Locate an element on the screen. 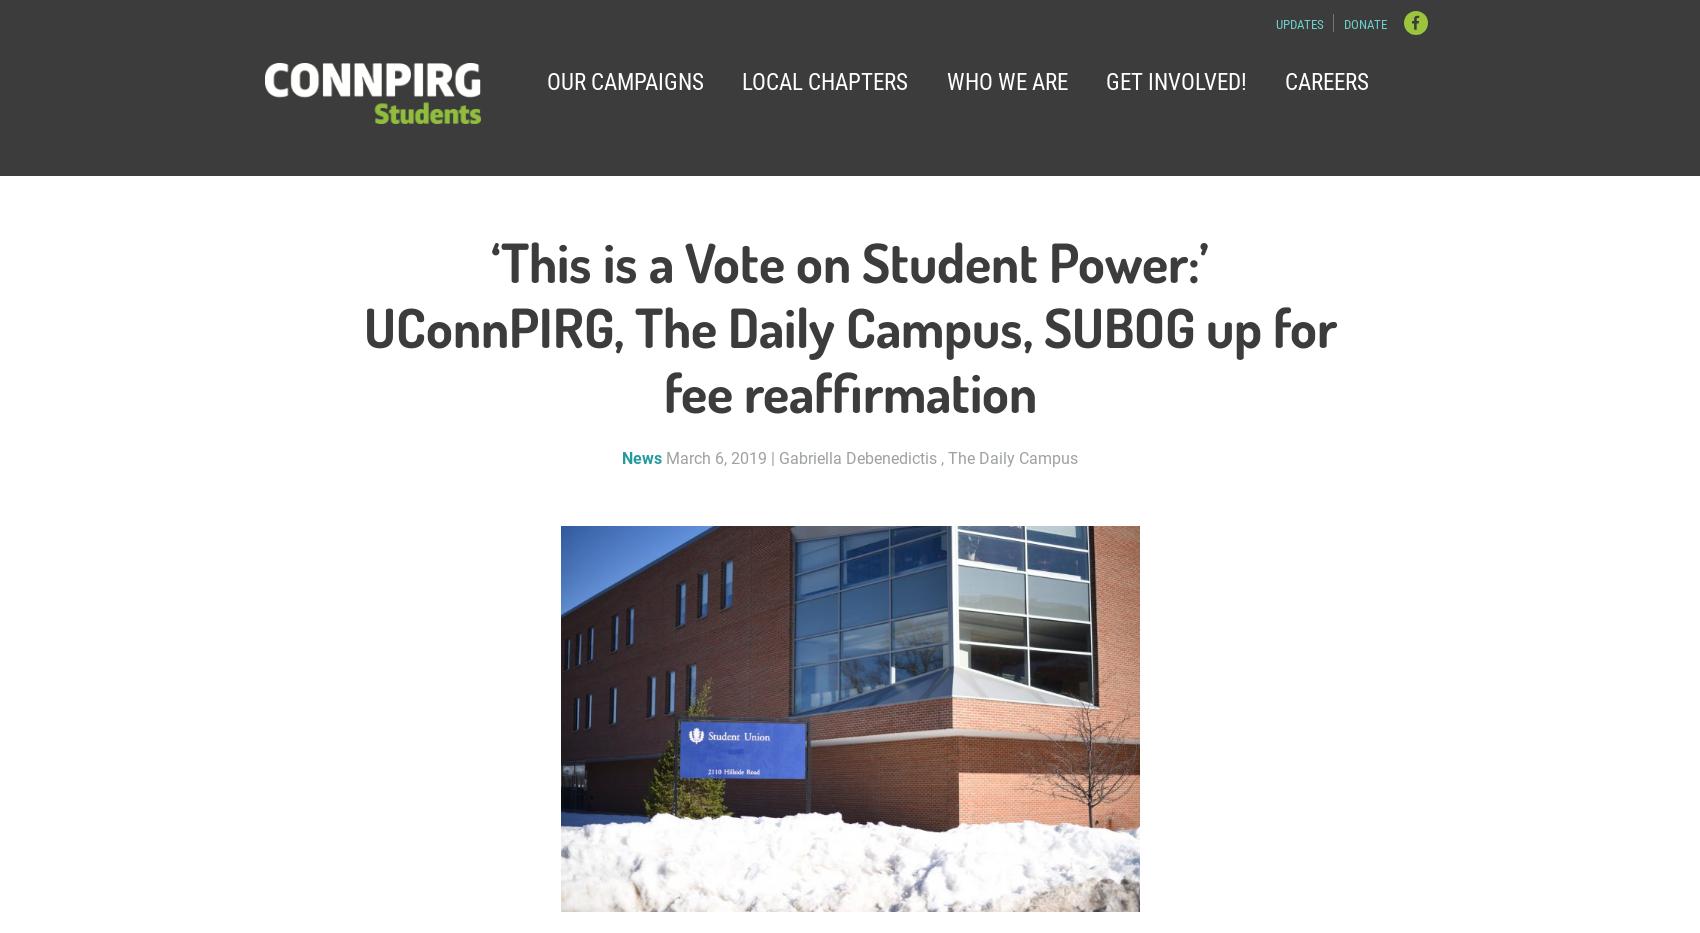 Image resolution: width=1700 pixels, height=933 pixels. 'Careers' is located at coordinates (1285, 80).